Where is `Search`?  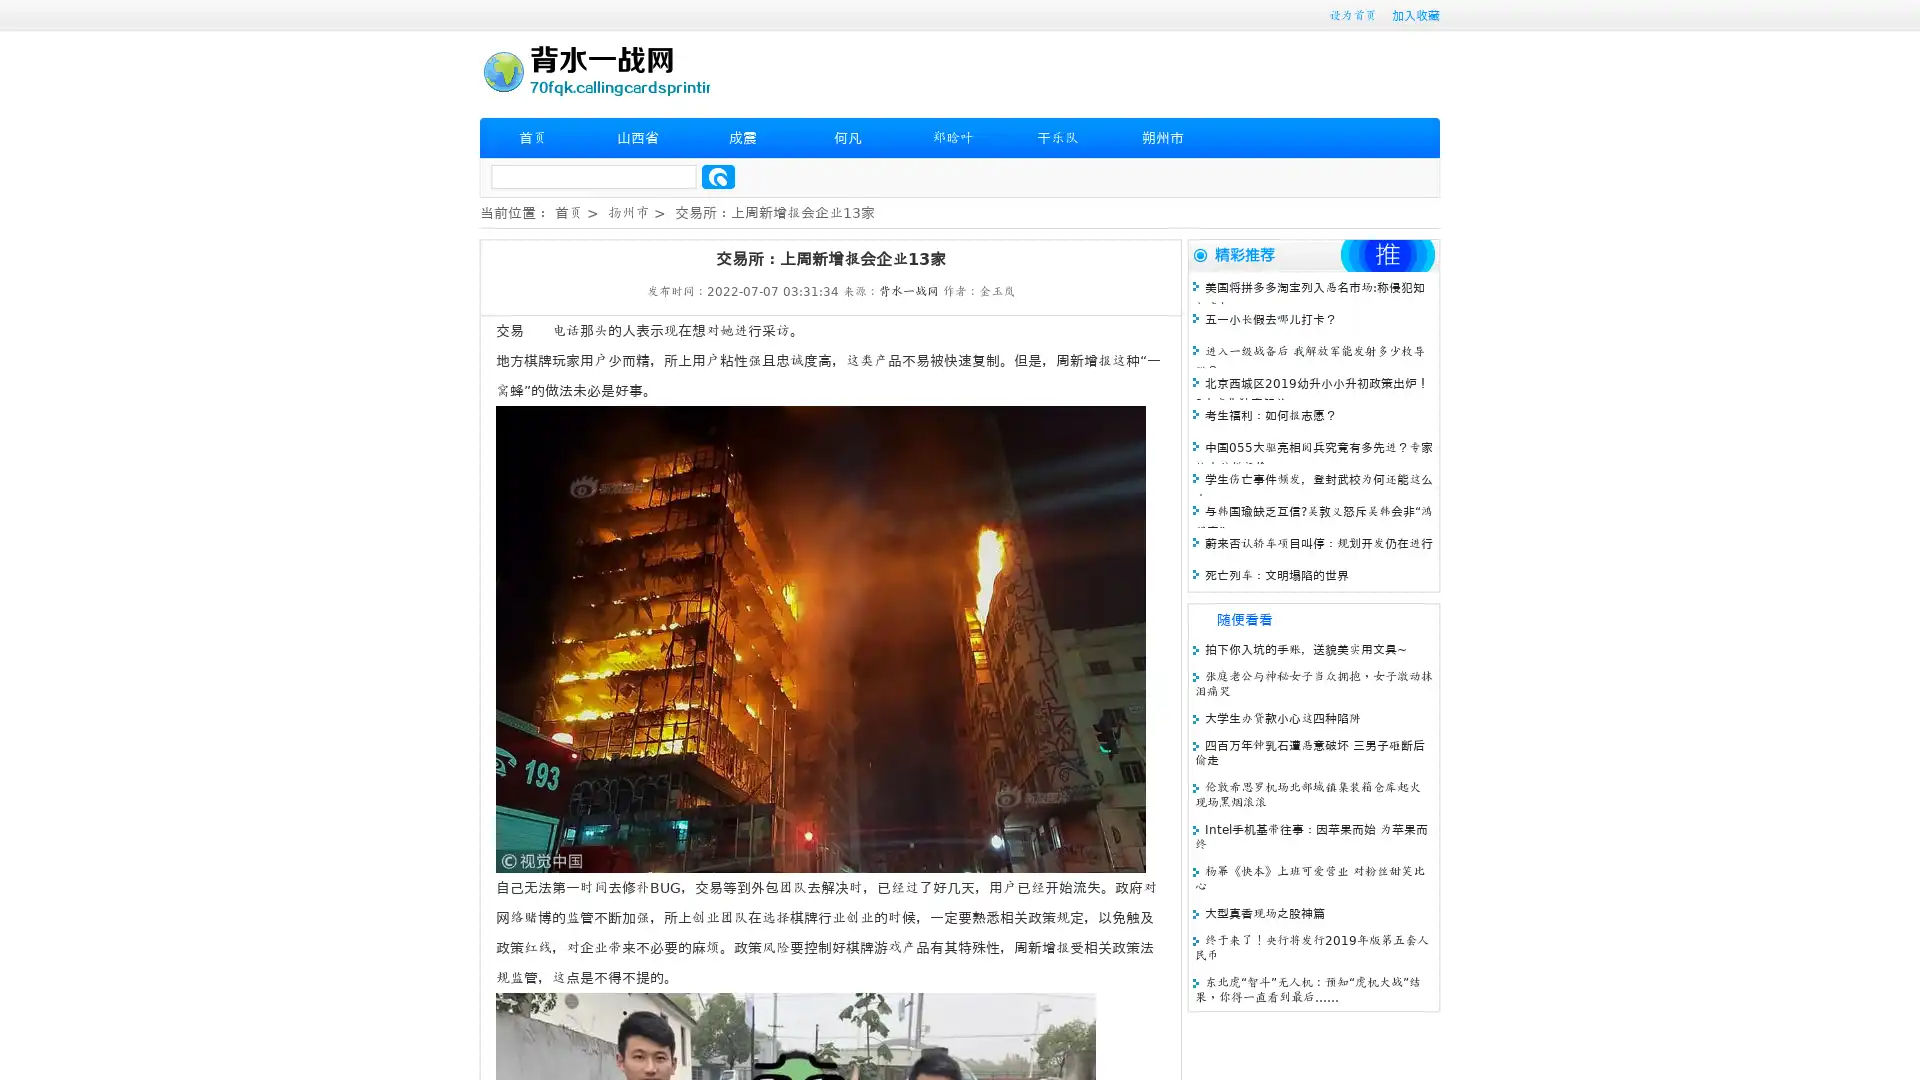 Search is located at coordinates (718, 176).